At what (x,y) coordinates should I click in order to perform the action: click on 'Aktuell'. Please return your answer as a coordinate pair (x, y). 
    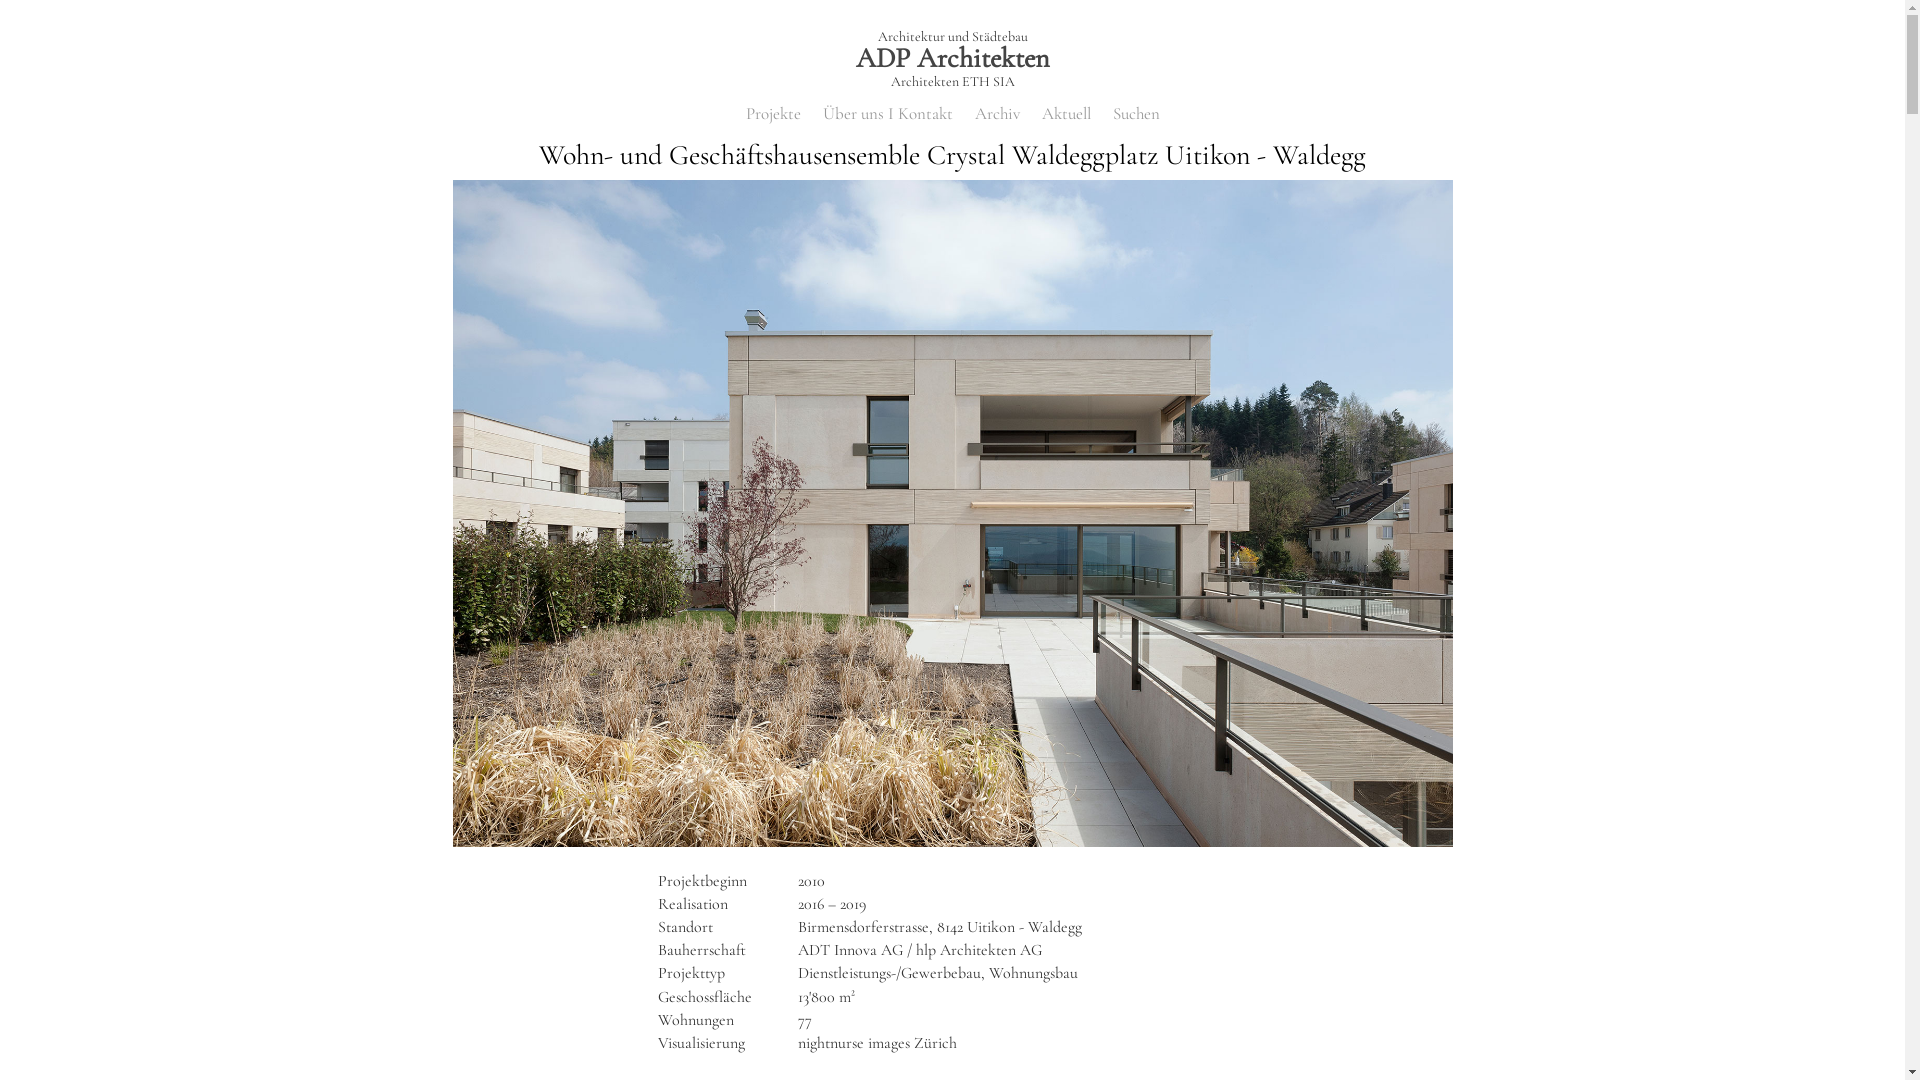
    Looking at the image, I should click on (1065, 115).